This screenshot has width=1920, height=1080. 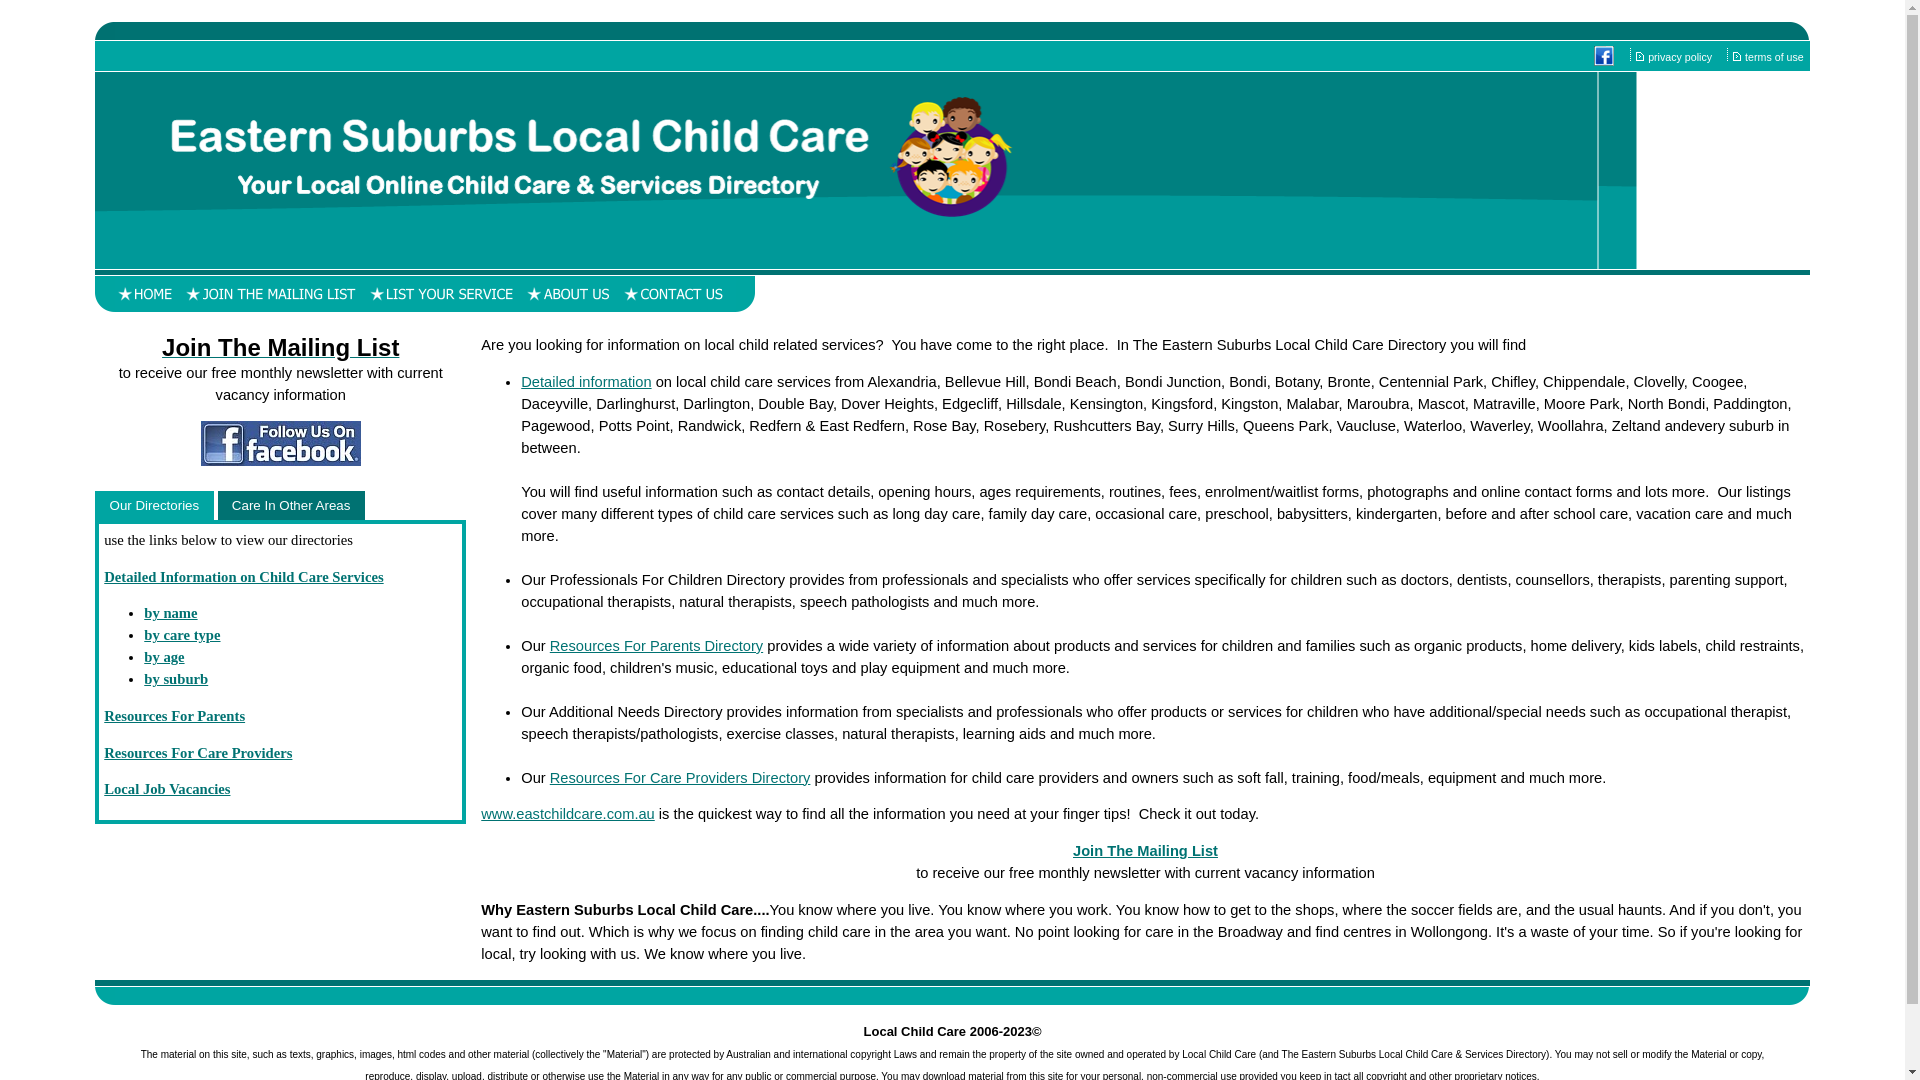 What do you see at coordinates (163, 656) in the screenshot?
I see `'by age'` at bounding box center [163, 656].